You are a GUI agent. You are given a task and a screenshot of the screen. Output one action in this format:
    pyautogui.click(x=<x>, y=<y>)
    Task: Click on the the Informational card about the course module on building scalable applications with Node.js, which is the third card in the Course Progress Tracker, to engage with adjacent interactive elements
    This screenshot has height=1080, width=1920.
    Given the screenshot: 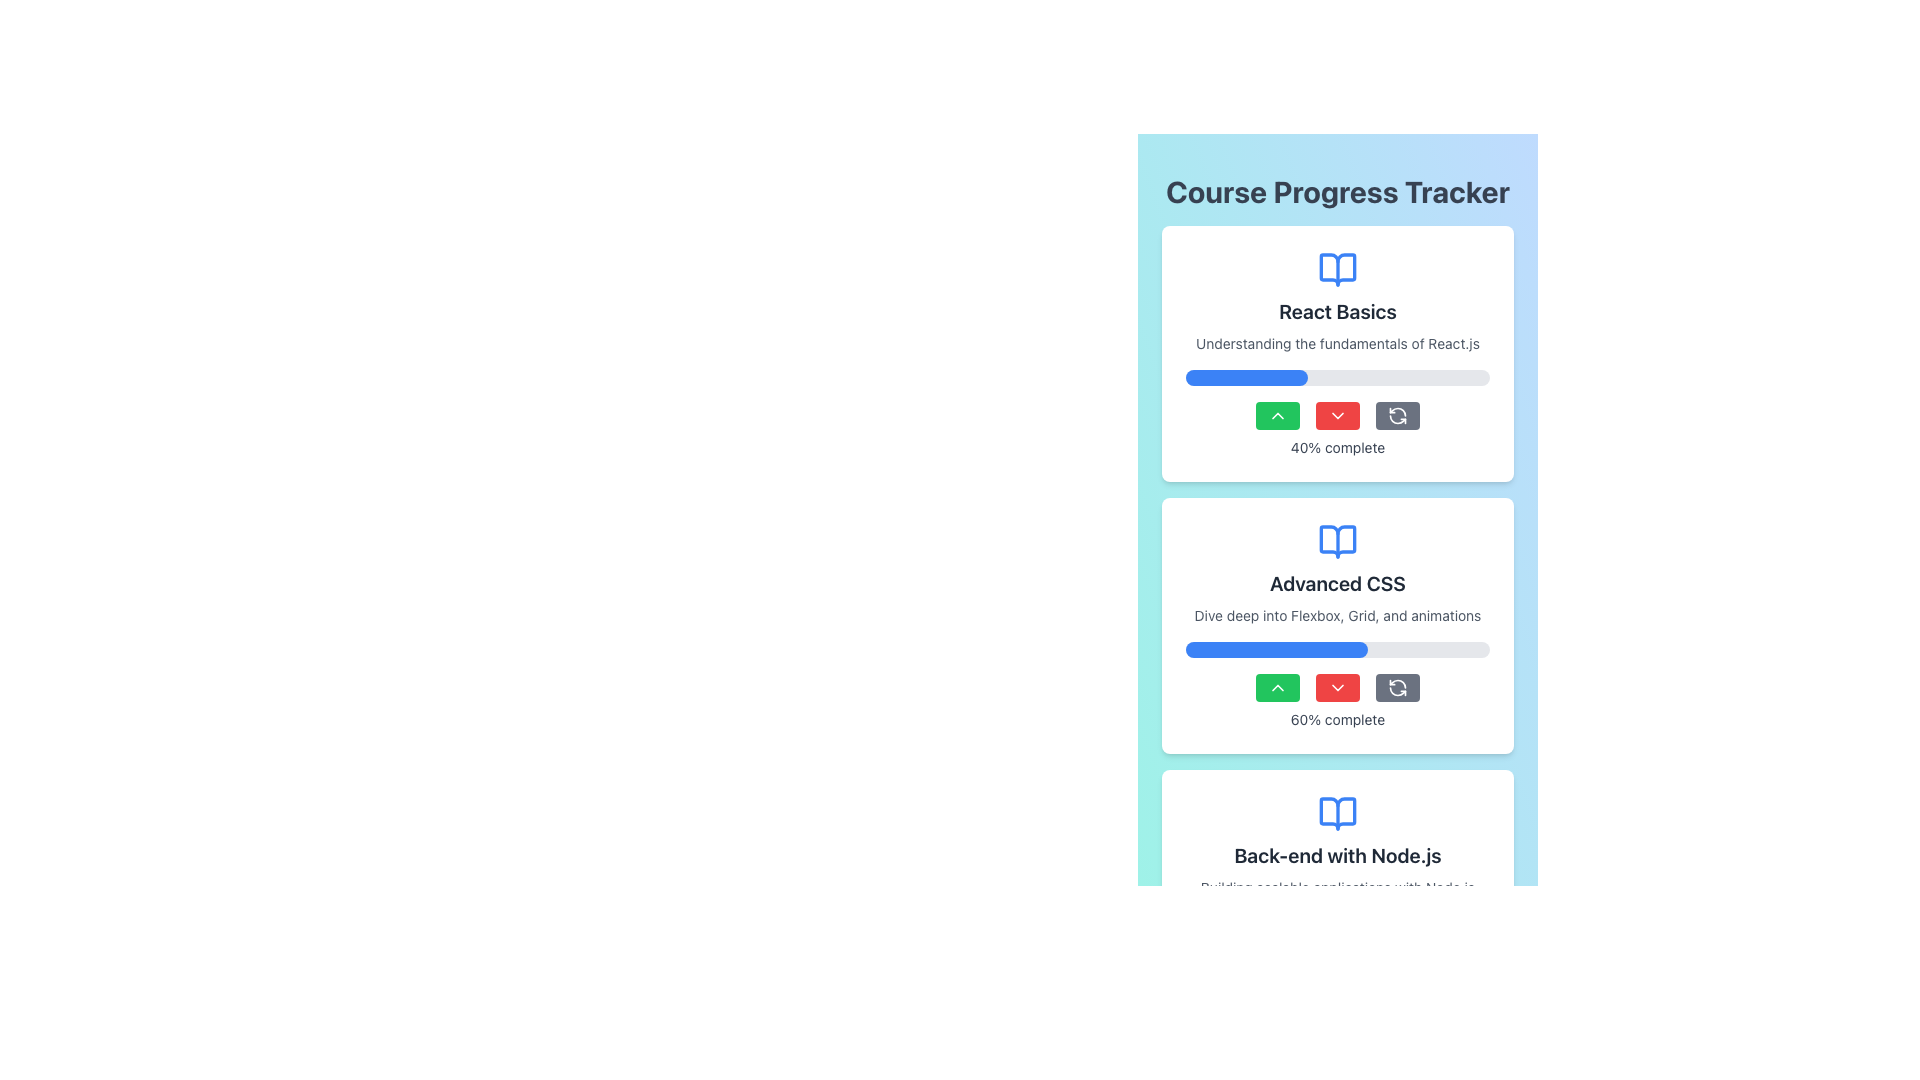 What is the action you would take?
    pyautogui.click(x=1338, y=897)
    